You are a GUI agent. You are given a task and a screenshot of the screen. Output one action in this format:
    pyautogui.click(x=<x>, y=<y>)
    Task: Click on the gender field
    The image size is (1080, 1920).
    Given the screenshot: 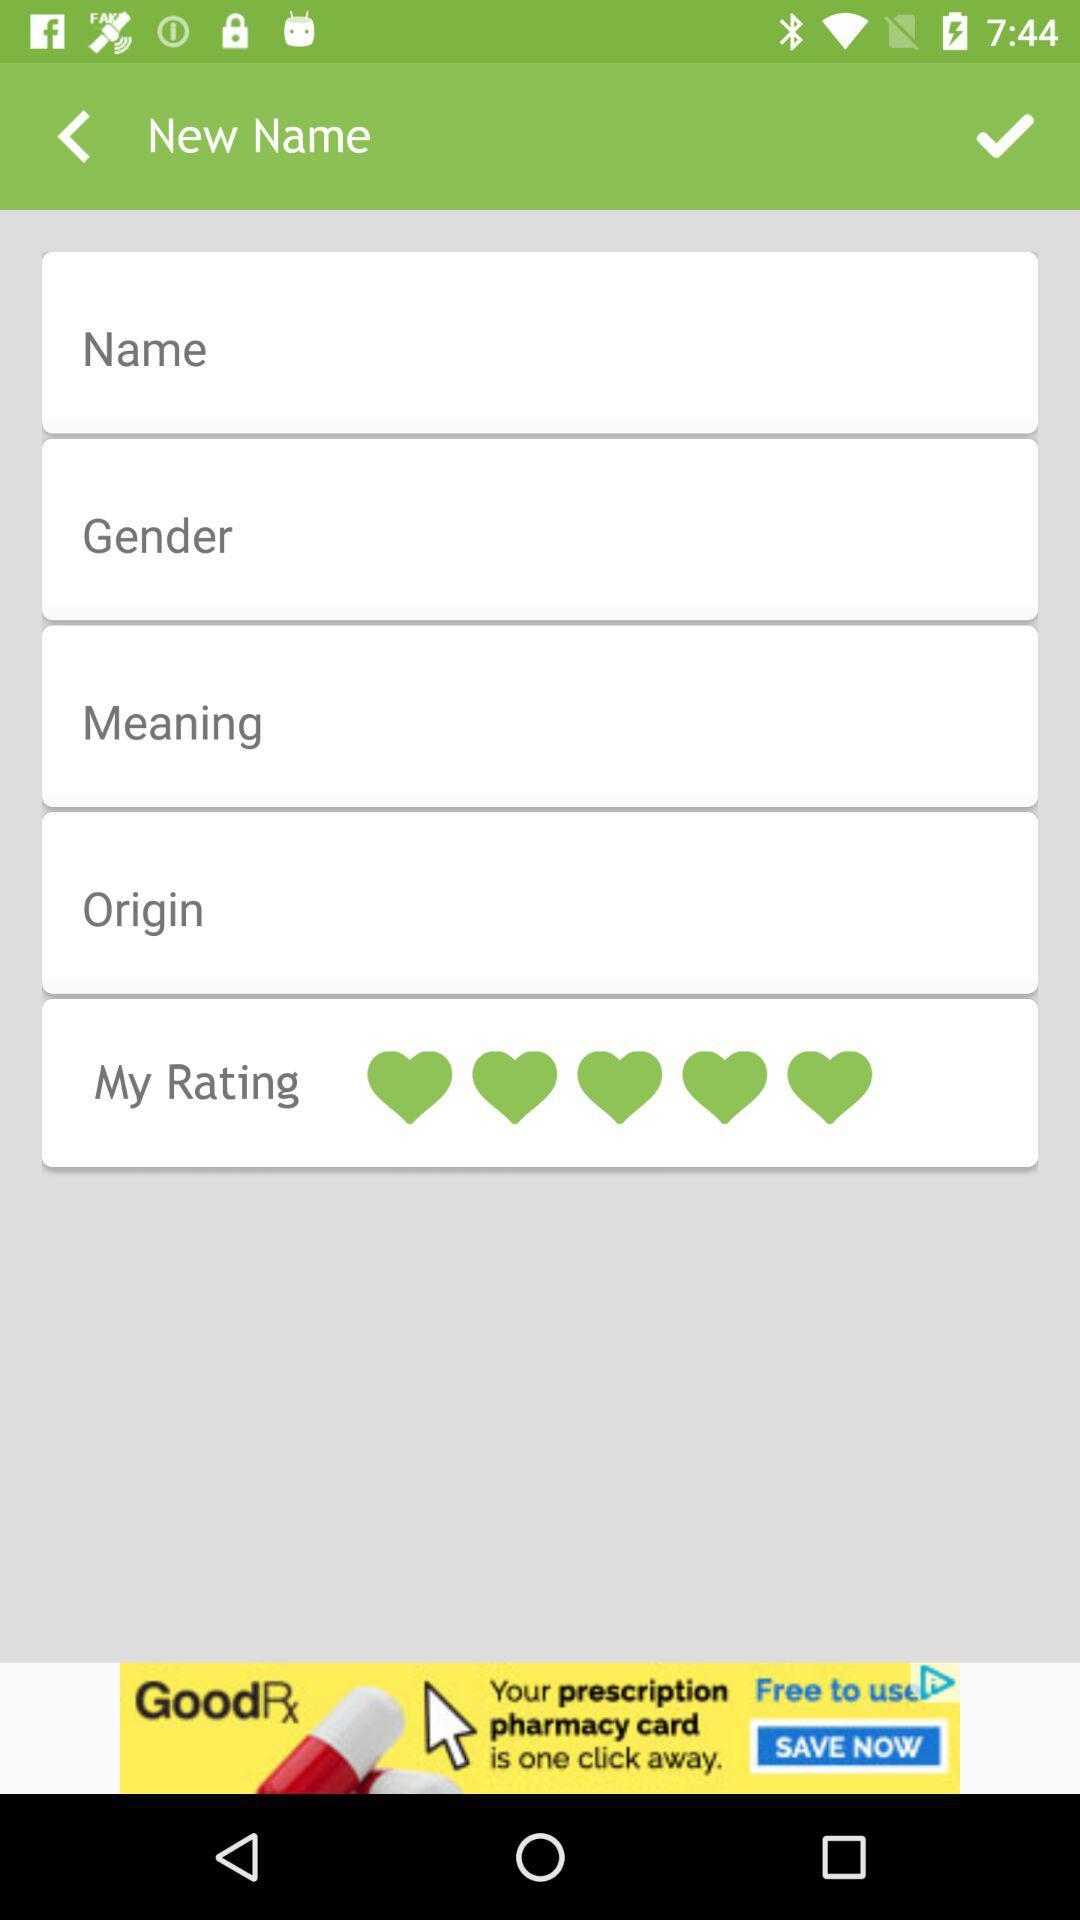 What is the action you would take?
    pyautogui.click(x=553, y=536)
    